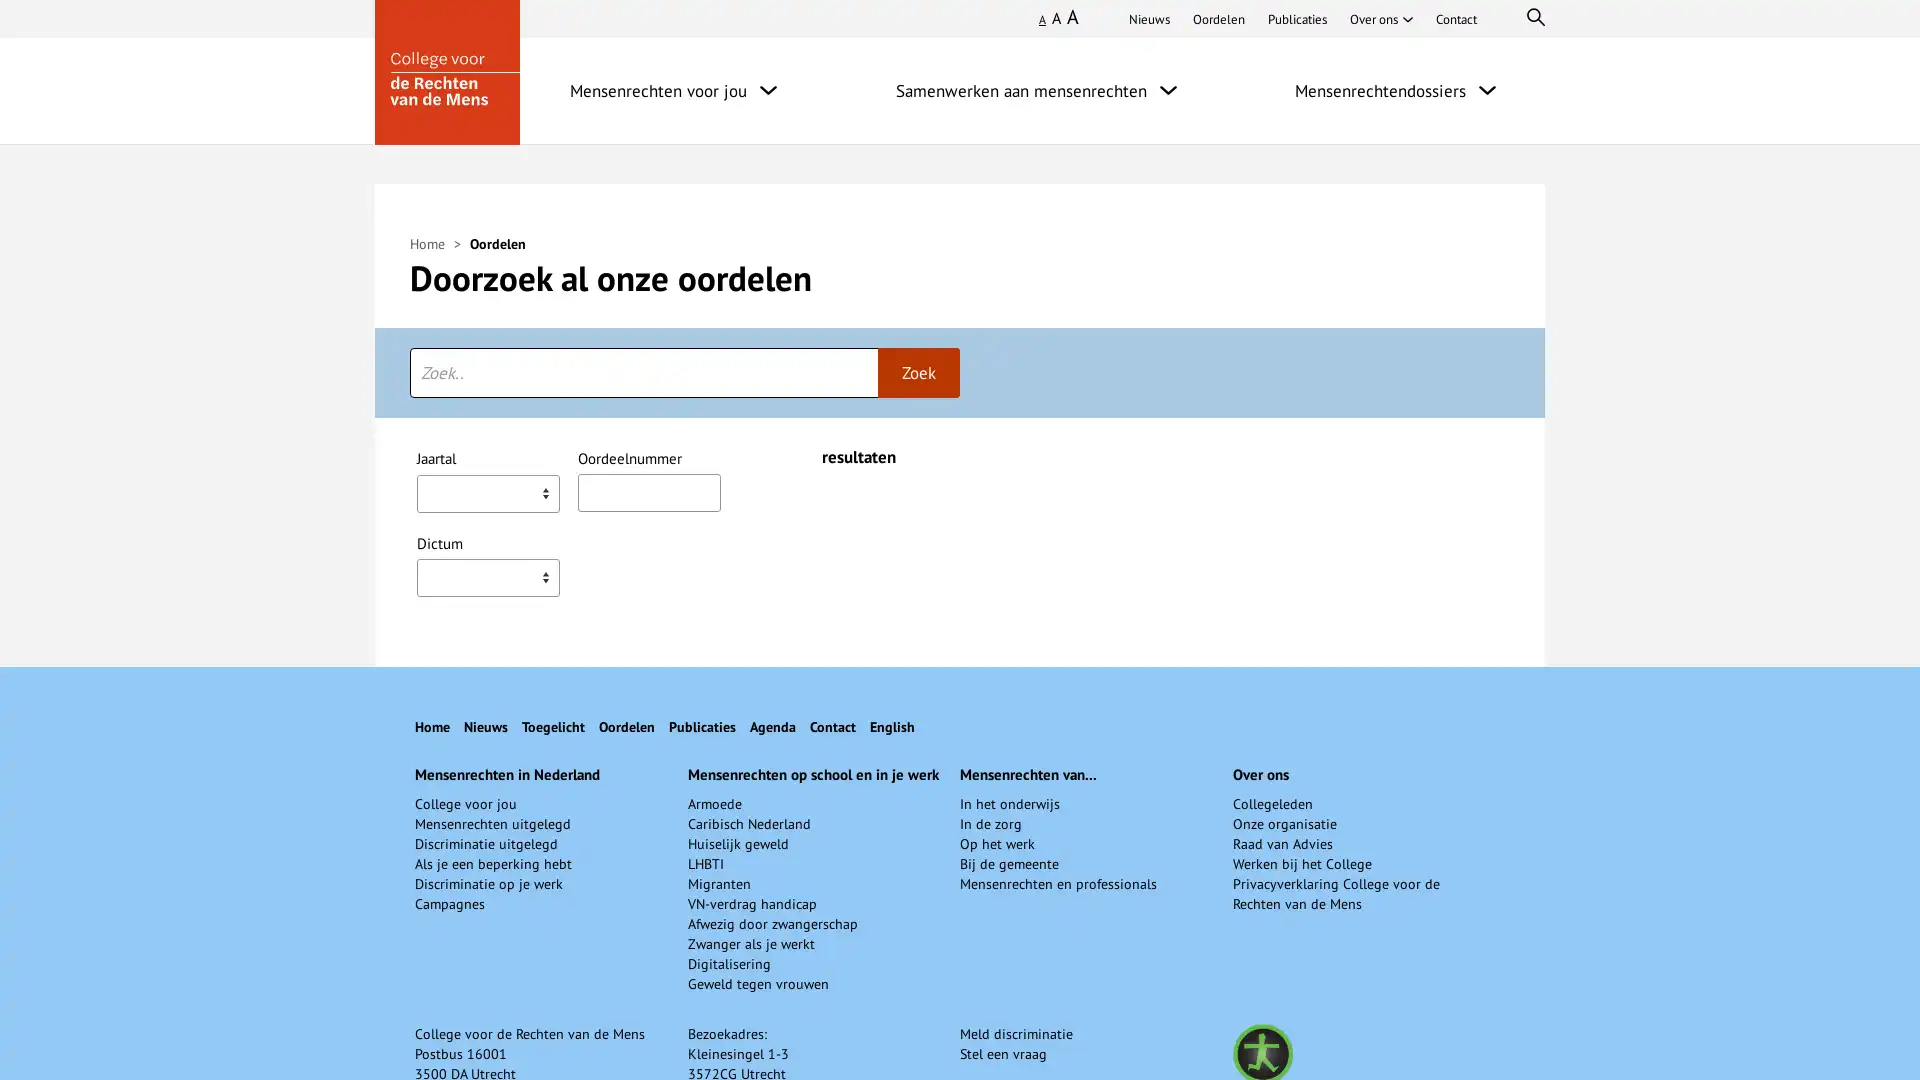 The image size is (1920, 1080). Describe the element at coordinates (1073, 1026) in the screenshot. I see `Godsdienst,` at that location.